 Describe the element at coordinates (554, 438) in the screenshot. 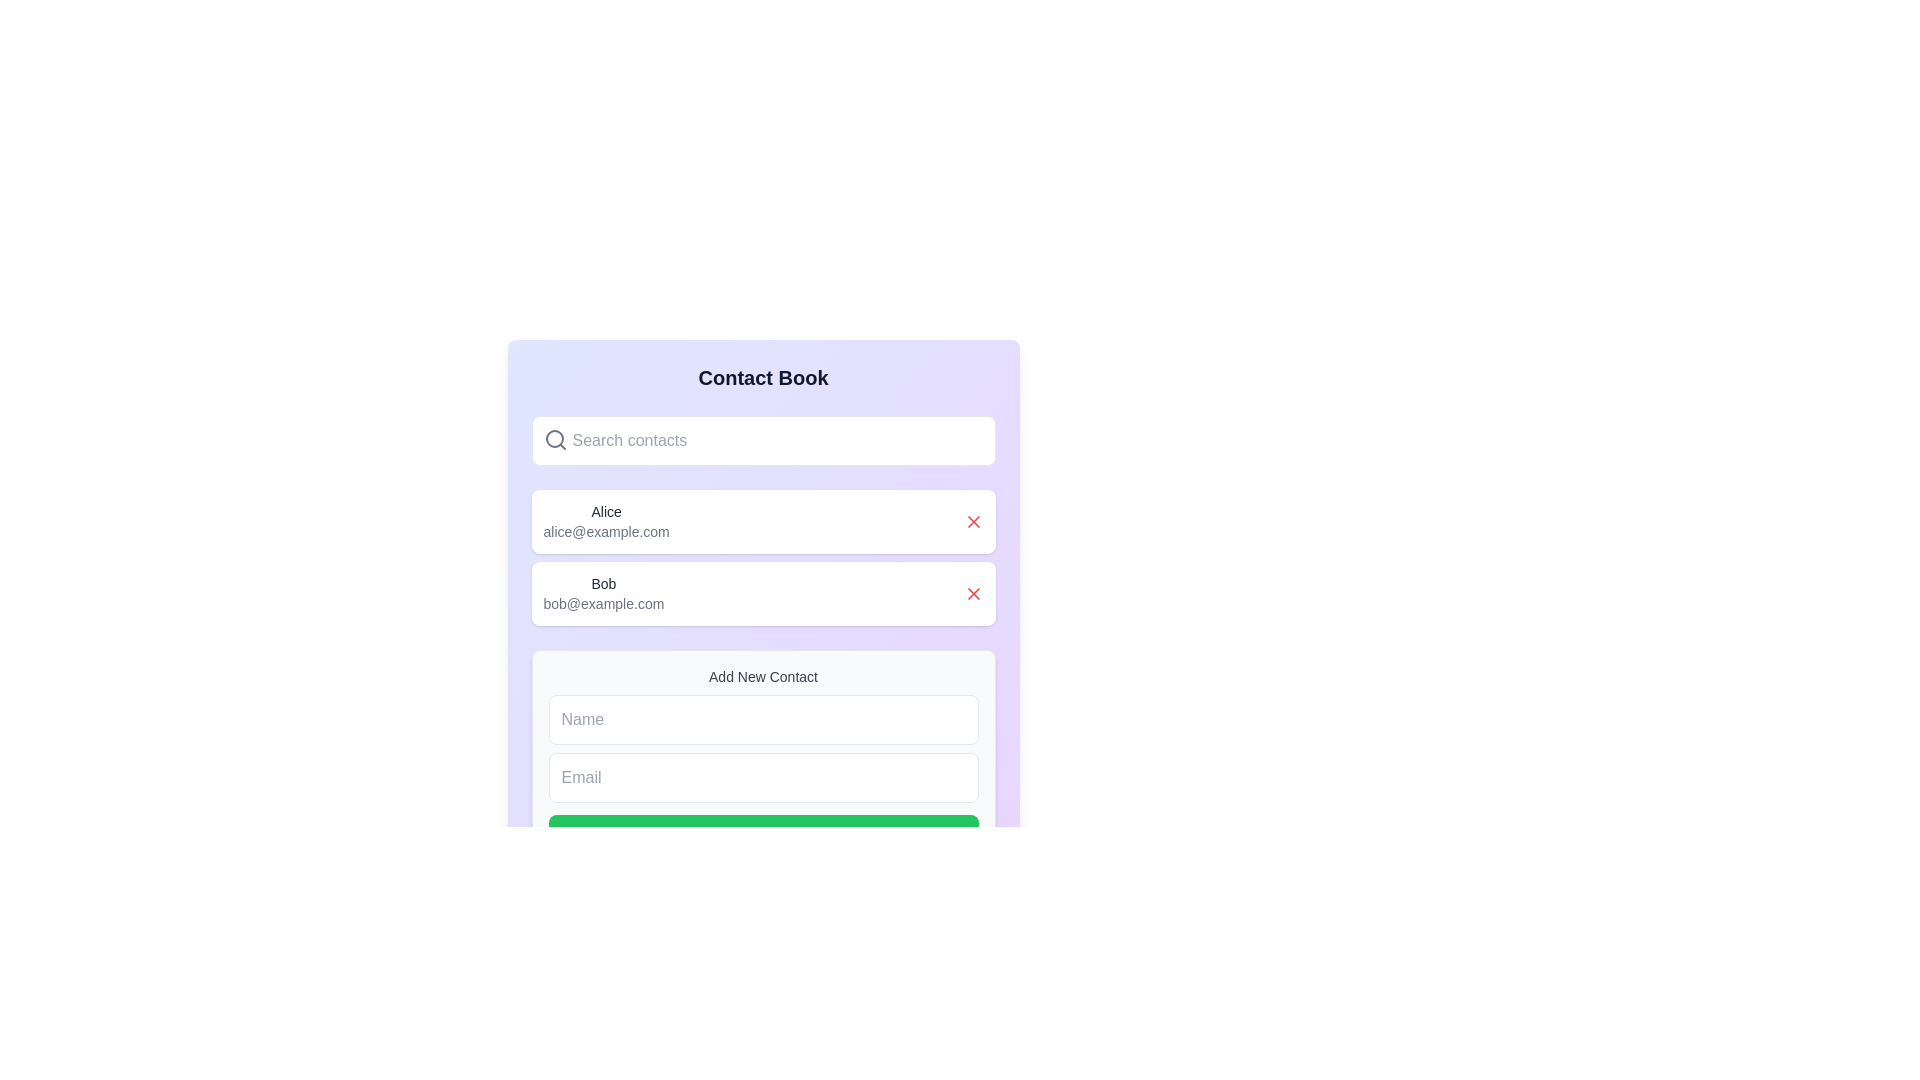

I see `the circular handle of the magnifying glass icon located at the left side of the 'Search contacts' bar` at that location.